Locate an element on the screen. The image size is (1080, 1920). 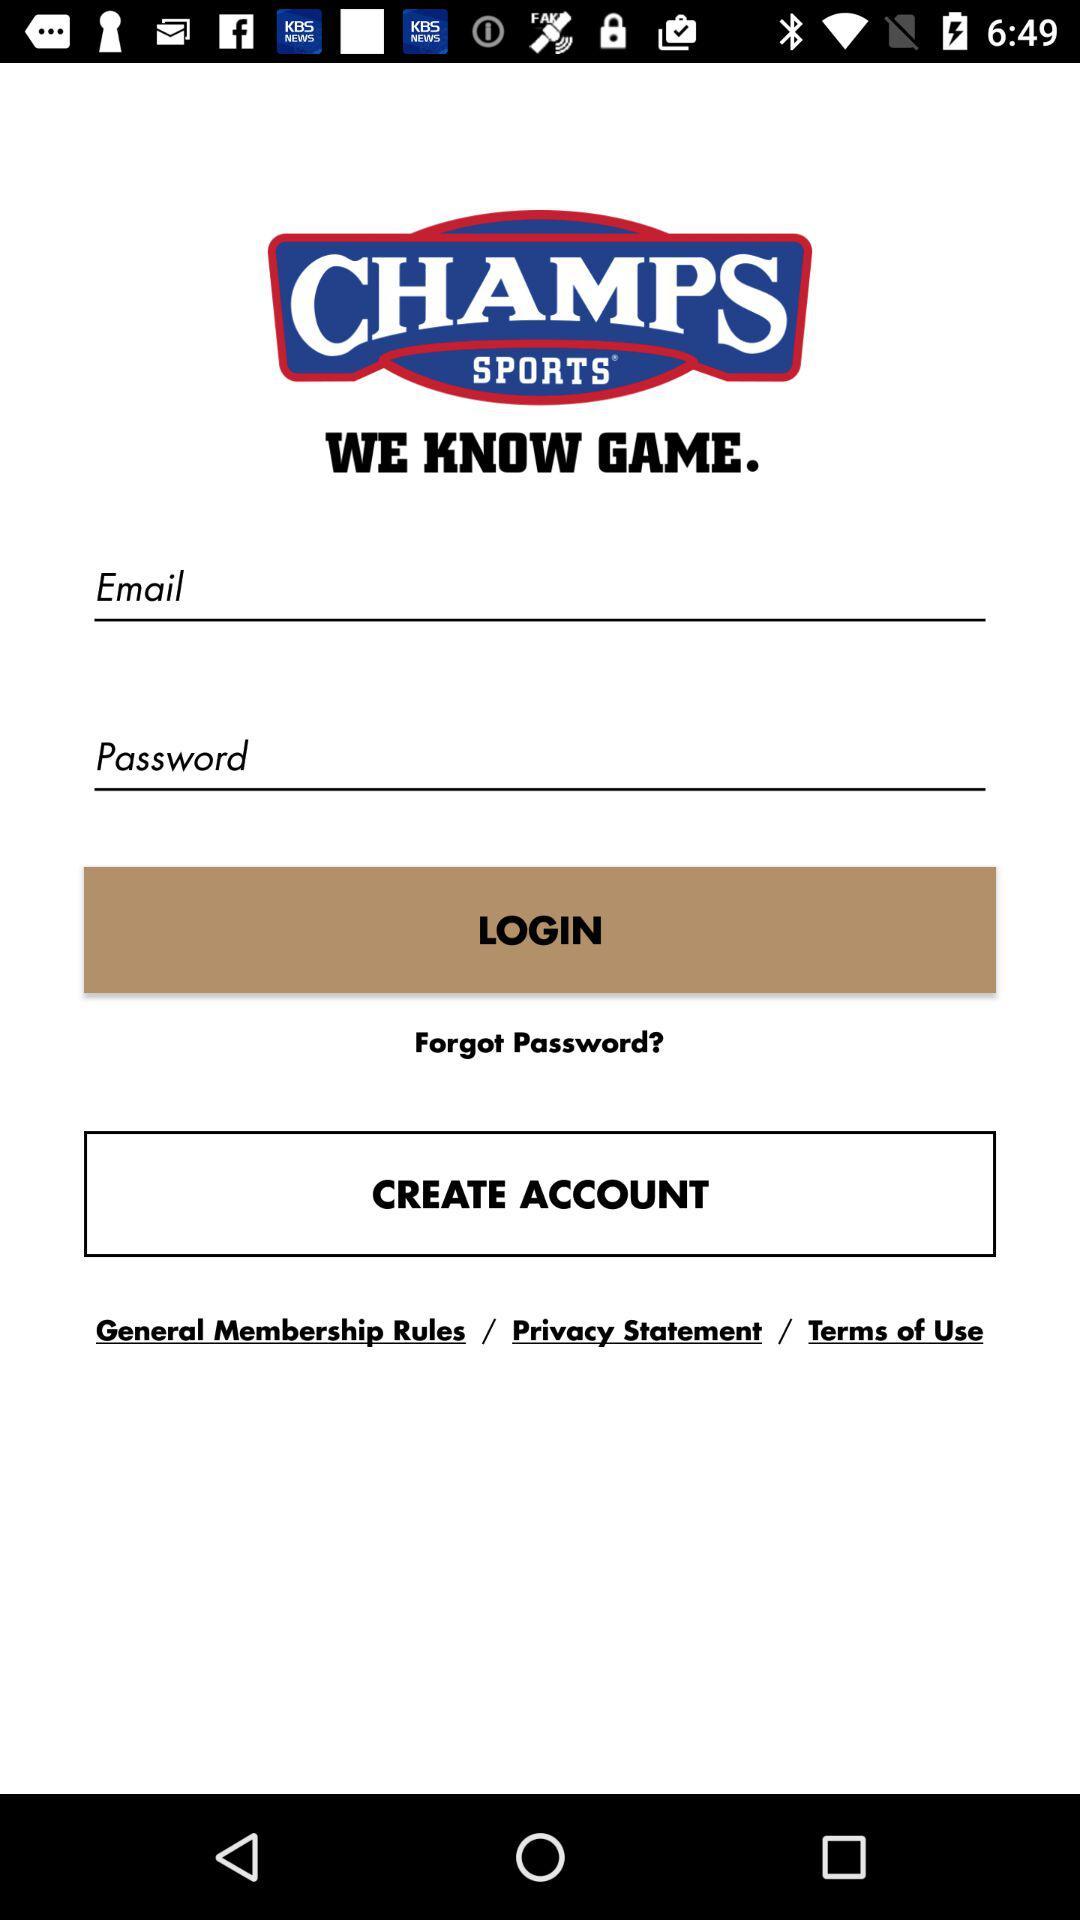
the text field above password is located at coordinates (540, 590).